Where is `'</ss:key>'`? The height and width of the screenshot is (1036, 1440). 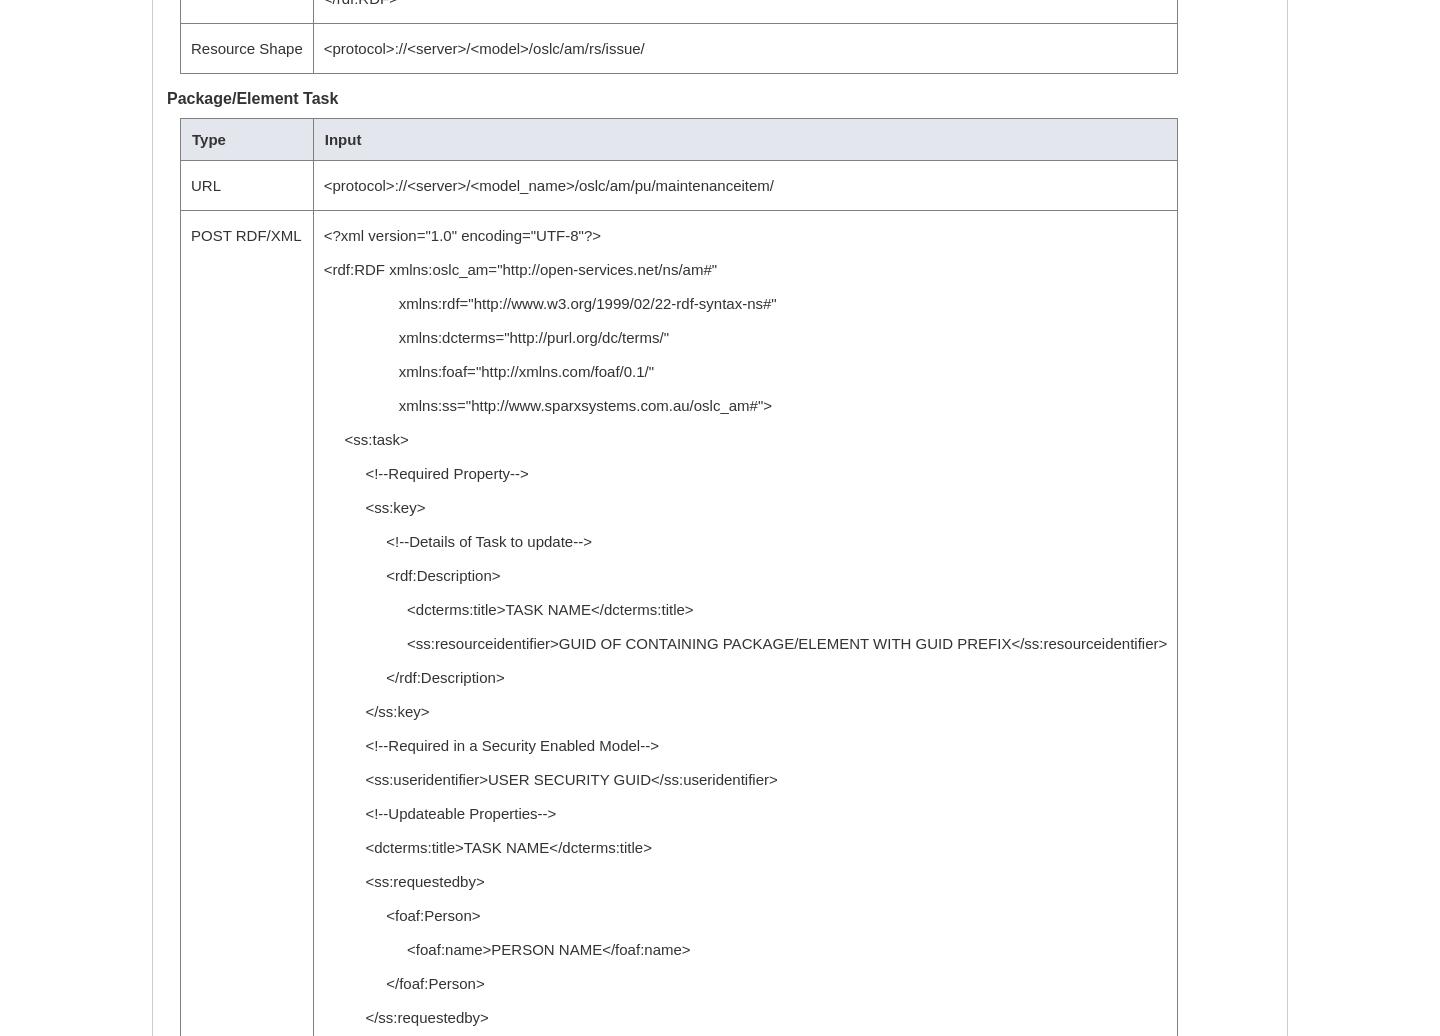
'</ss:key>' is located at coordinates (374, 711).